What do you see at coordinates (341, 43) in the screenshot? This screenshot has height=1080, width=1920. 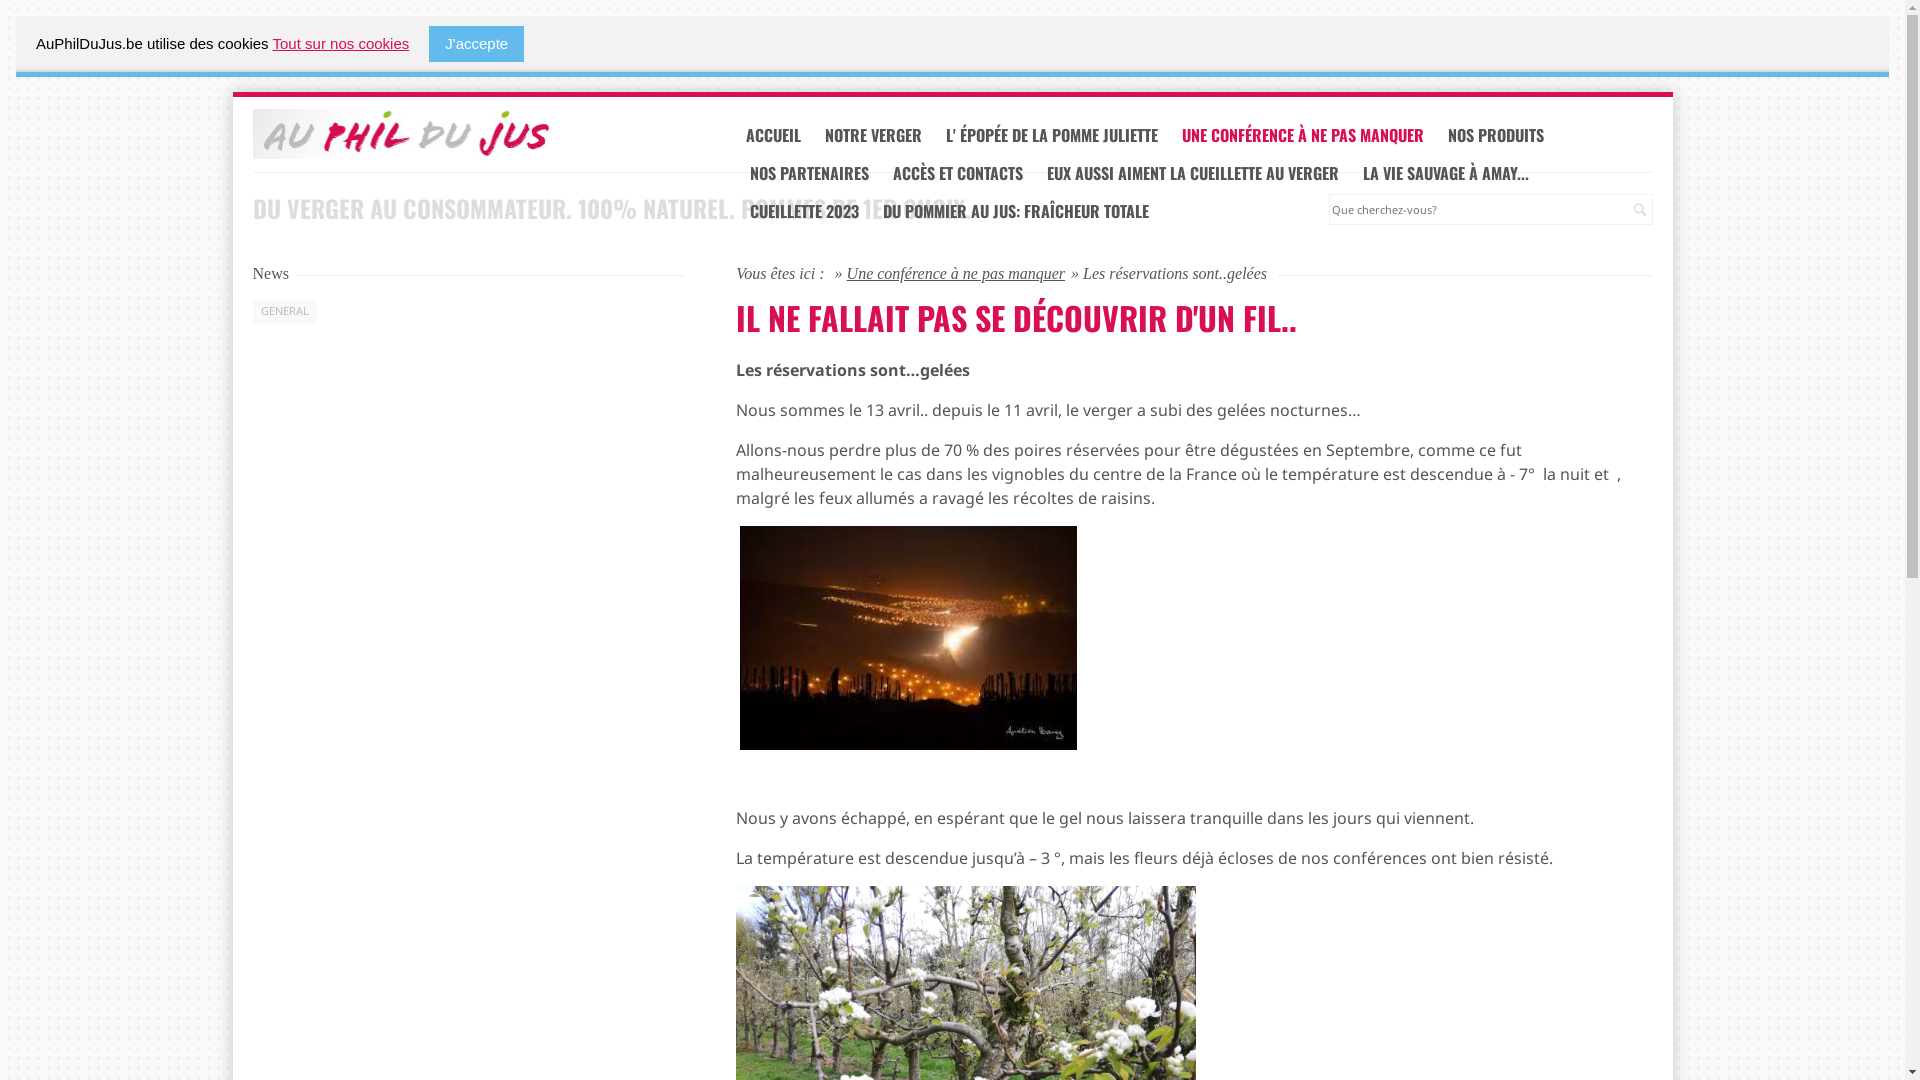 I see `'Tout sur nos cookies'` at bounding box center [341, 43].